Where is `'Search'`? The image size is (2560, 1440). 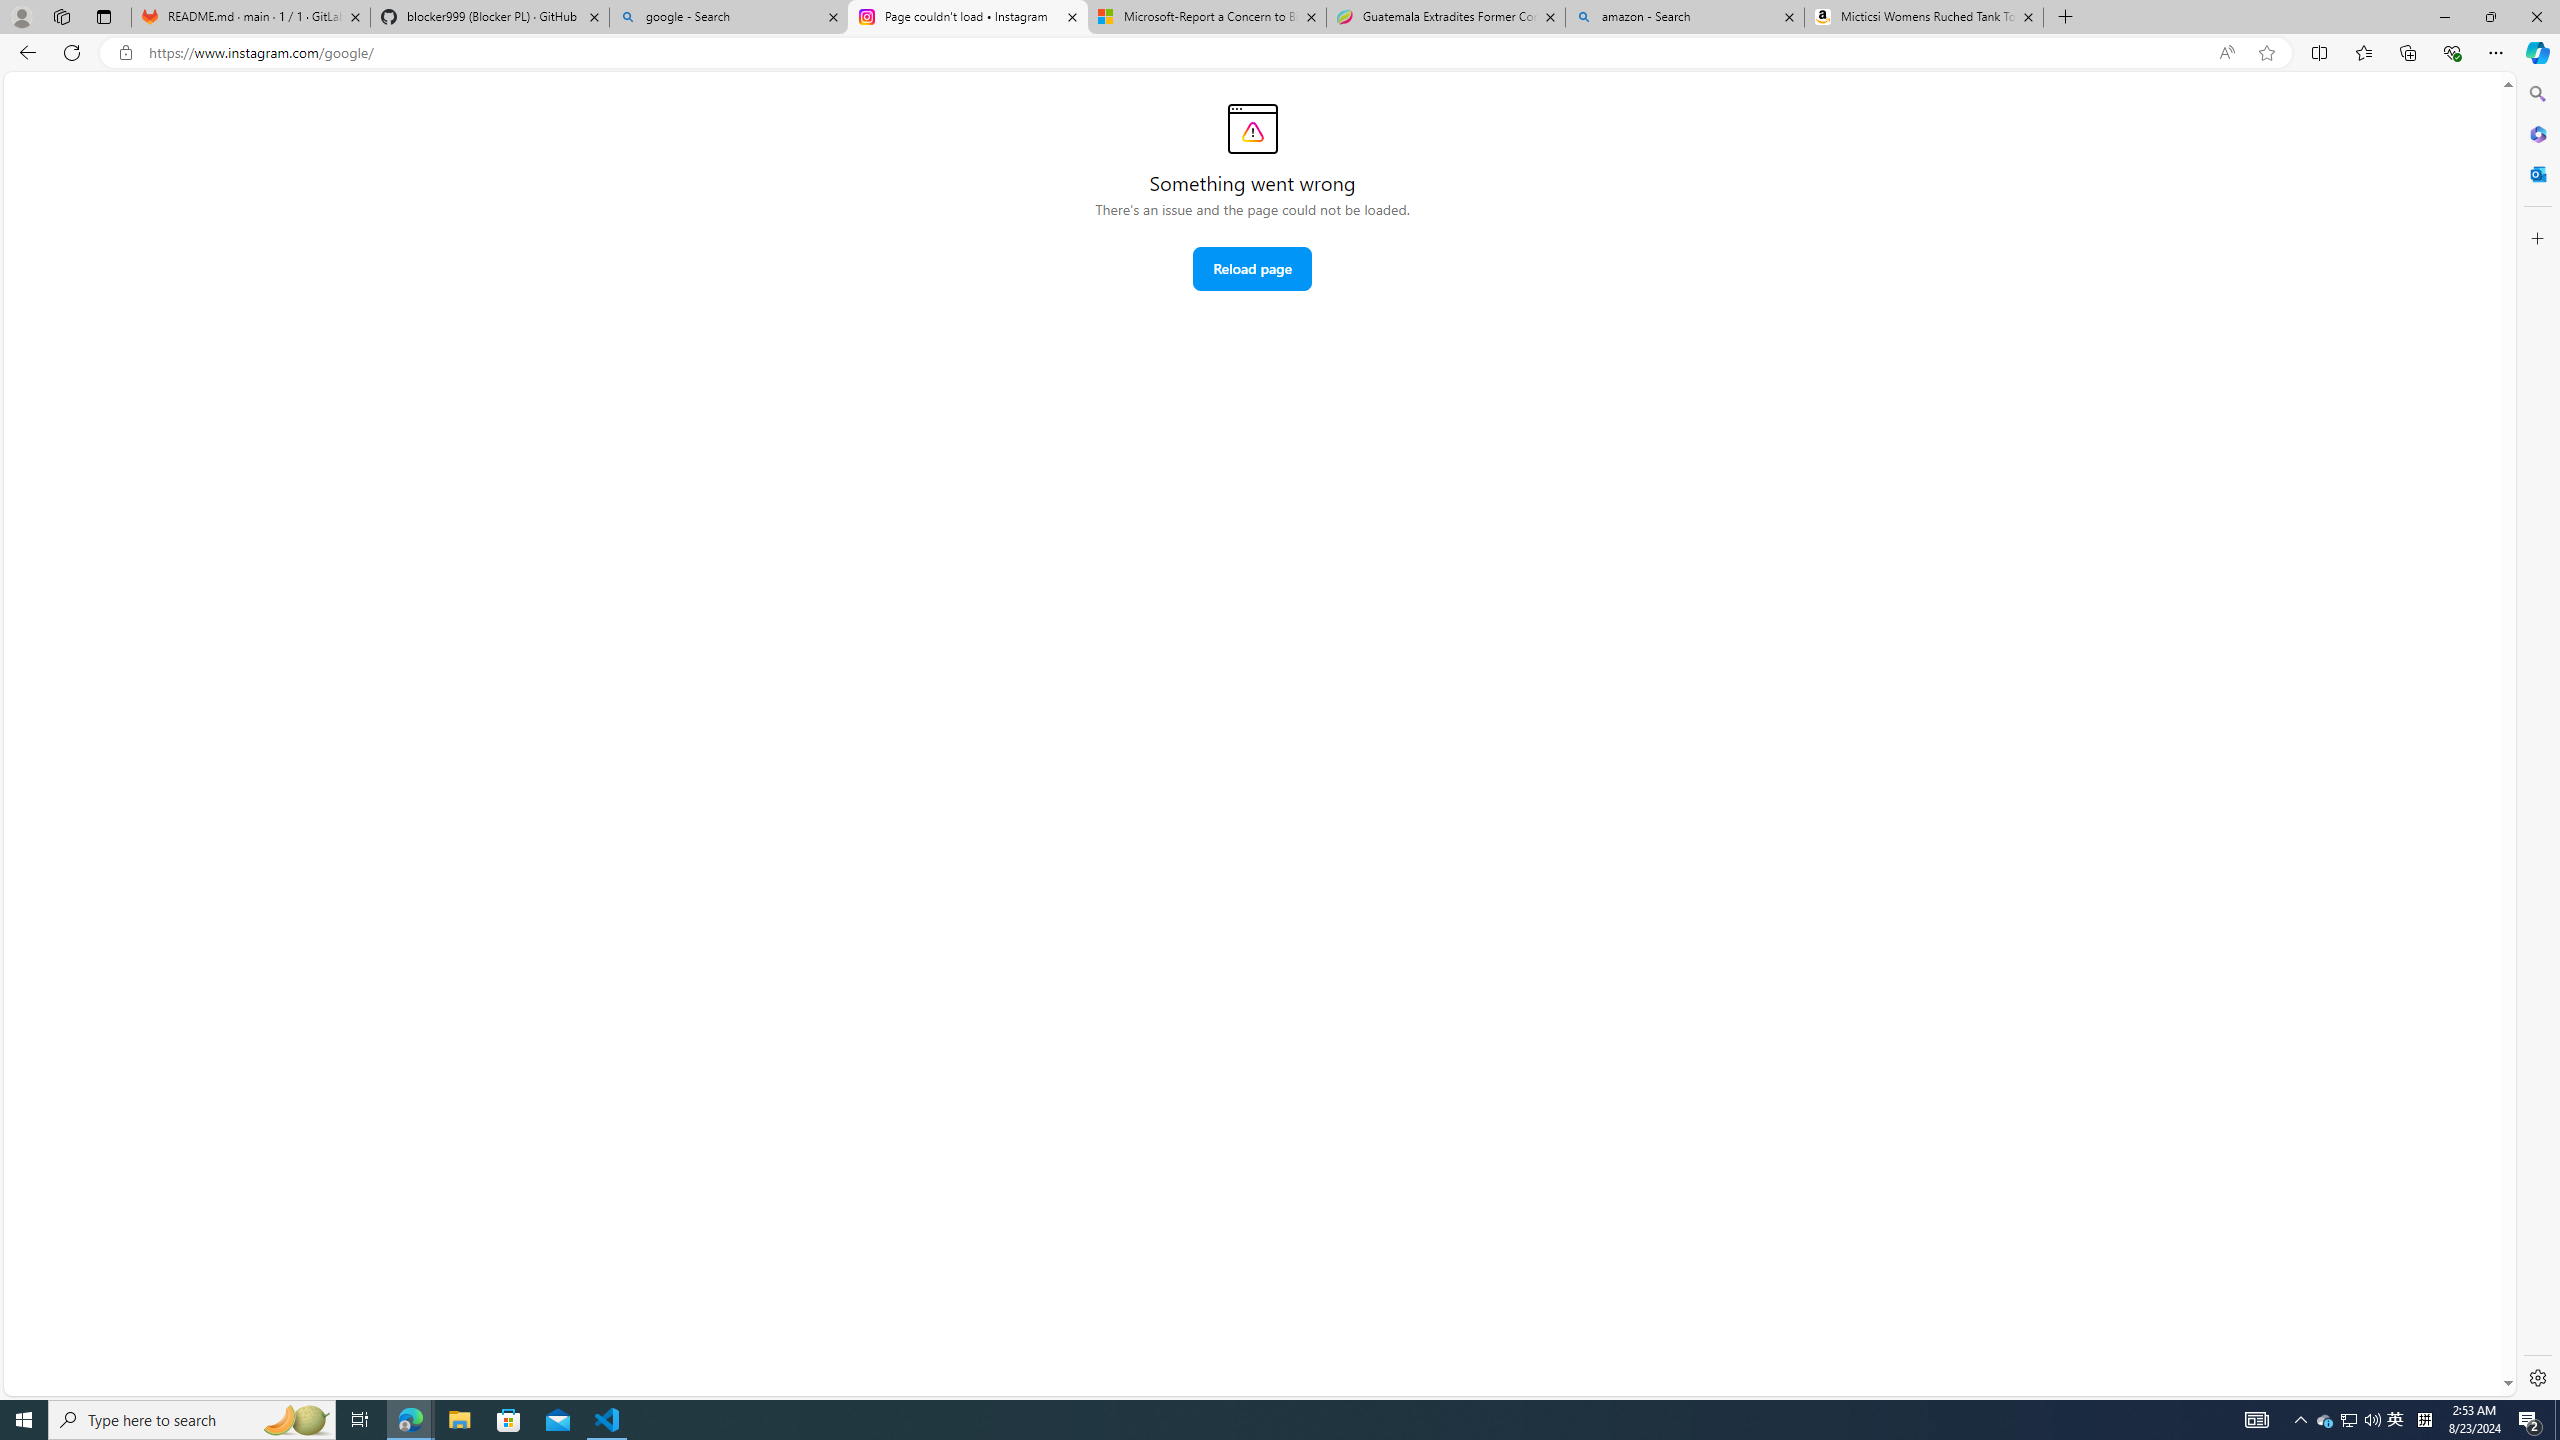
'Search' is located at coordinates (2535, 93).